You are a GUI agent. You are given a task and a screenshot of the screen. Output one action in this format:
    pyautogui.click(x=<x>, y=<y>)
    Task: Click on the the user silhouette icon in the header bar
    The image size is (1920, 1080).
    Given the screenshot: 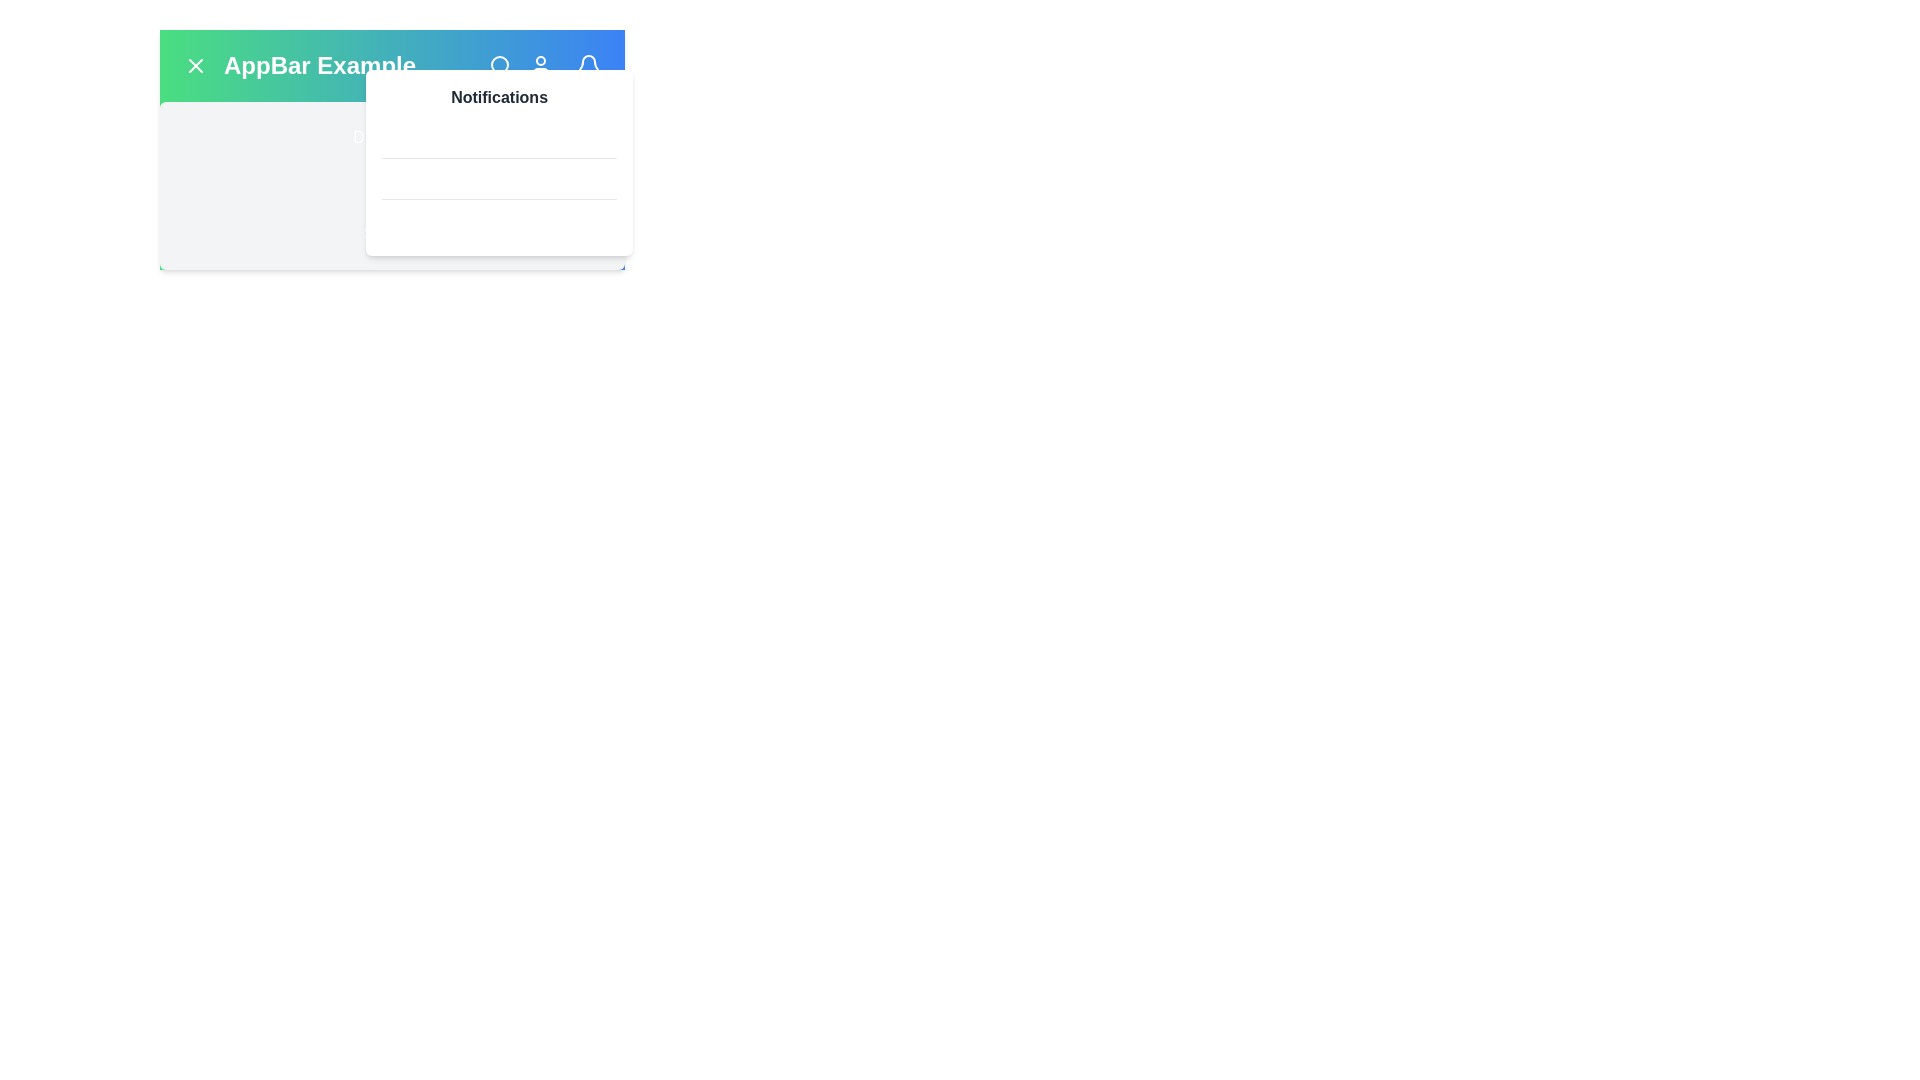 What is the action you would take?
    pyautogui.click(x=541, y=64)
    